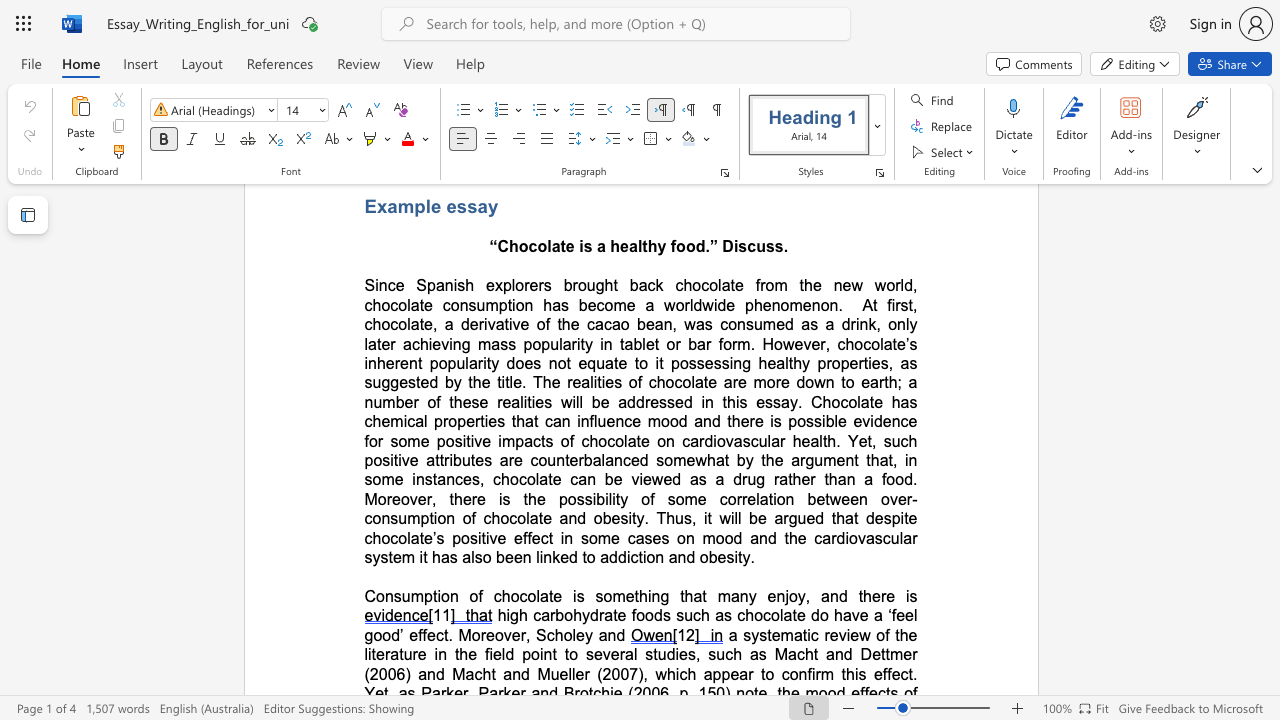 The width and height of the screenshot is (1280, 720). I want to click on the subset text "late’s inherent popu" within the text "At first, chocolate, a derivative of the cacao bean, was consumed as a drink, only later achieving mass popularity in tablet or bar form. However, chocolate’s inherent popularity does not equate to it", so click(880, 343).